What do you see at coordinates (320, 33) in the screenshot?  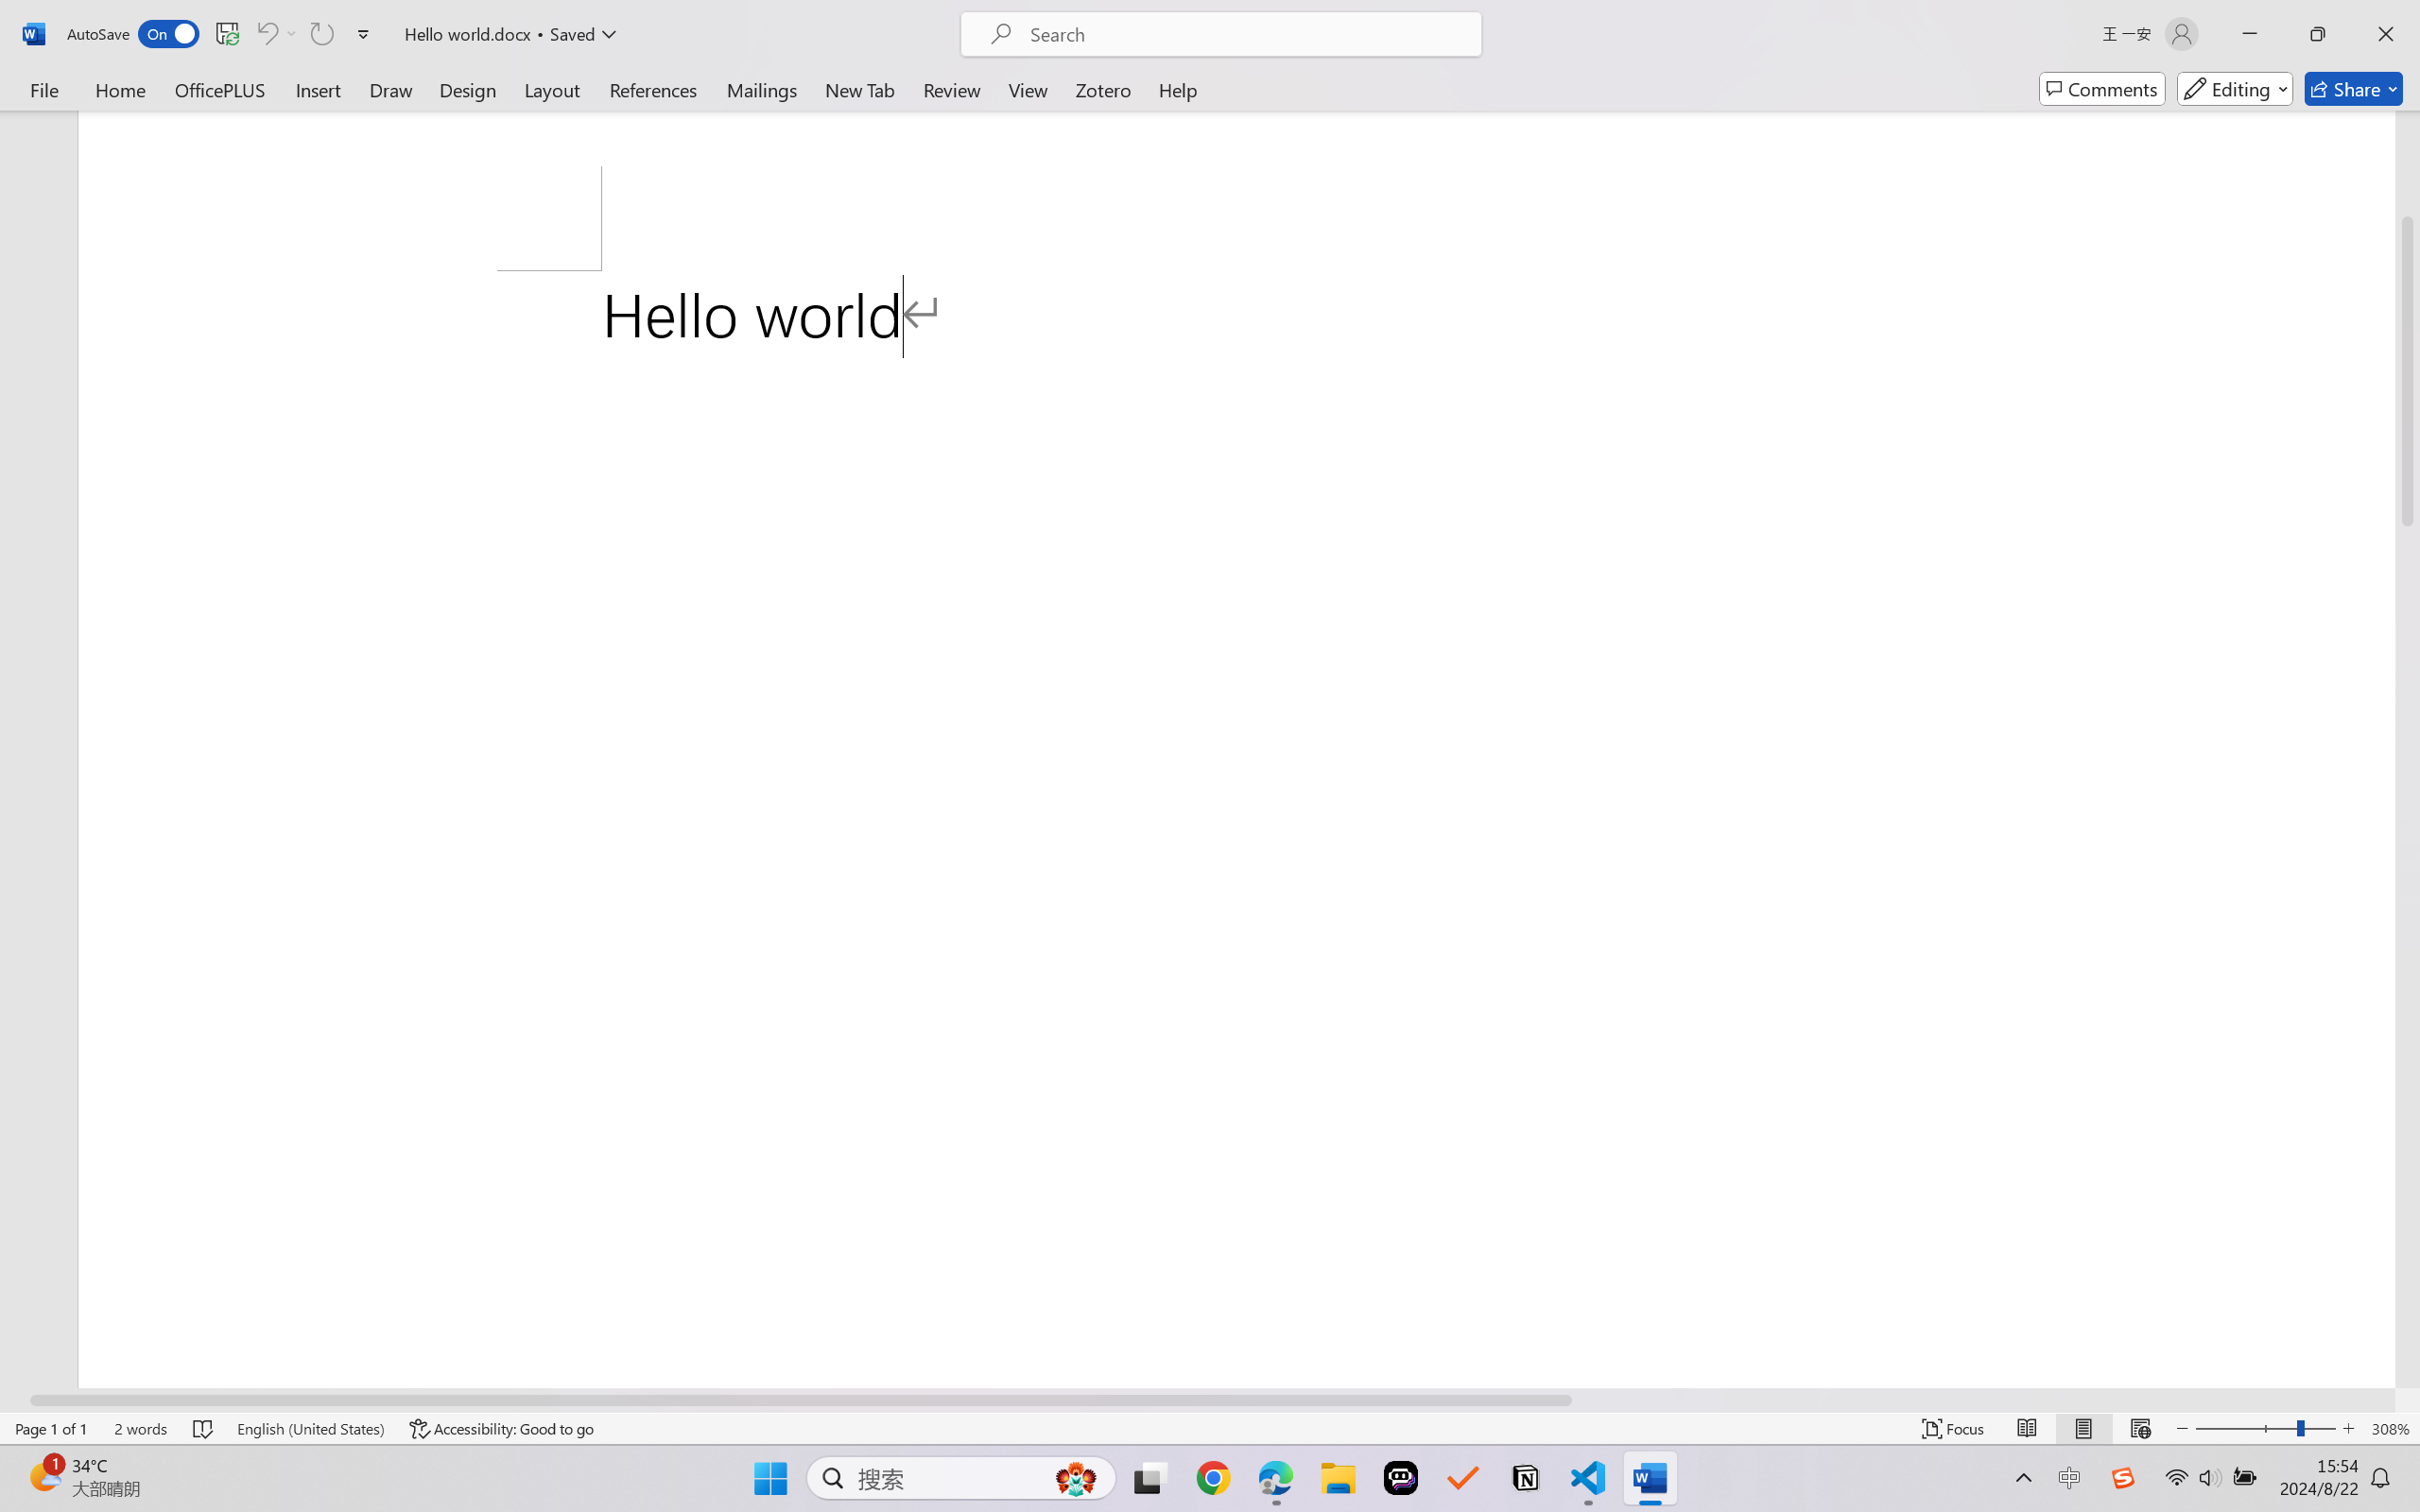 I see `'Can'` at bounding box center [320, 33].